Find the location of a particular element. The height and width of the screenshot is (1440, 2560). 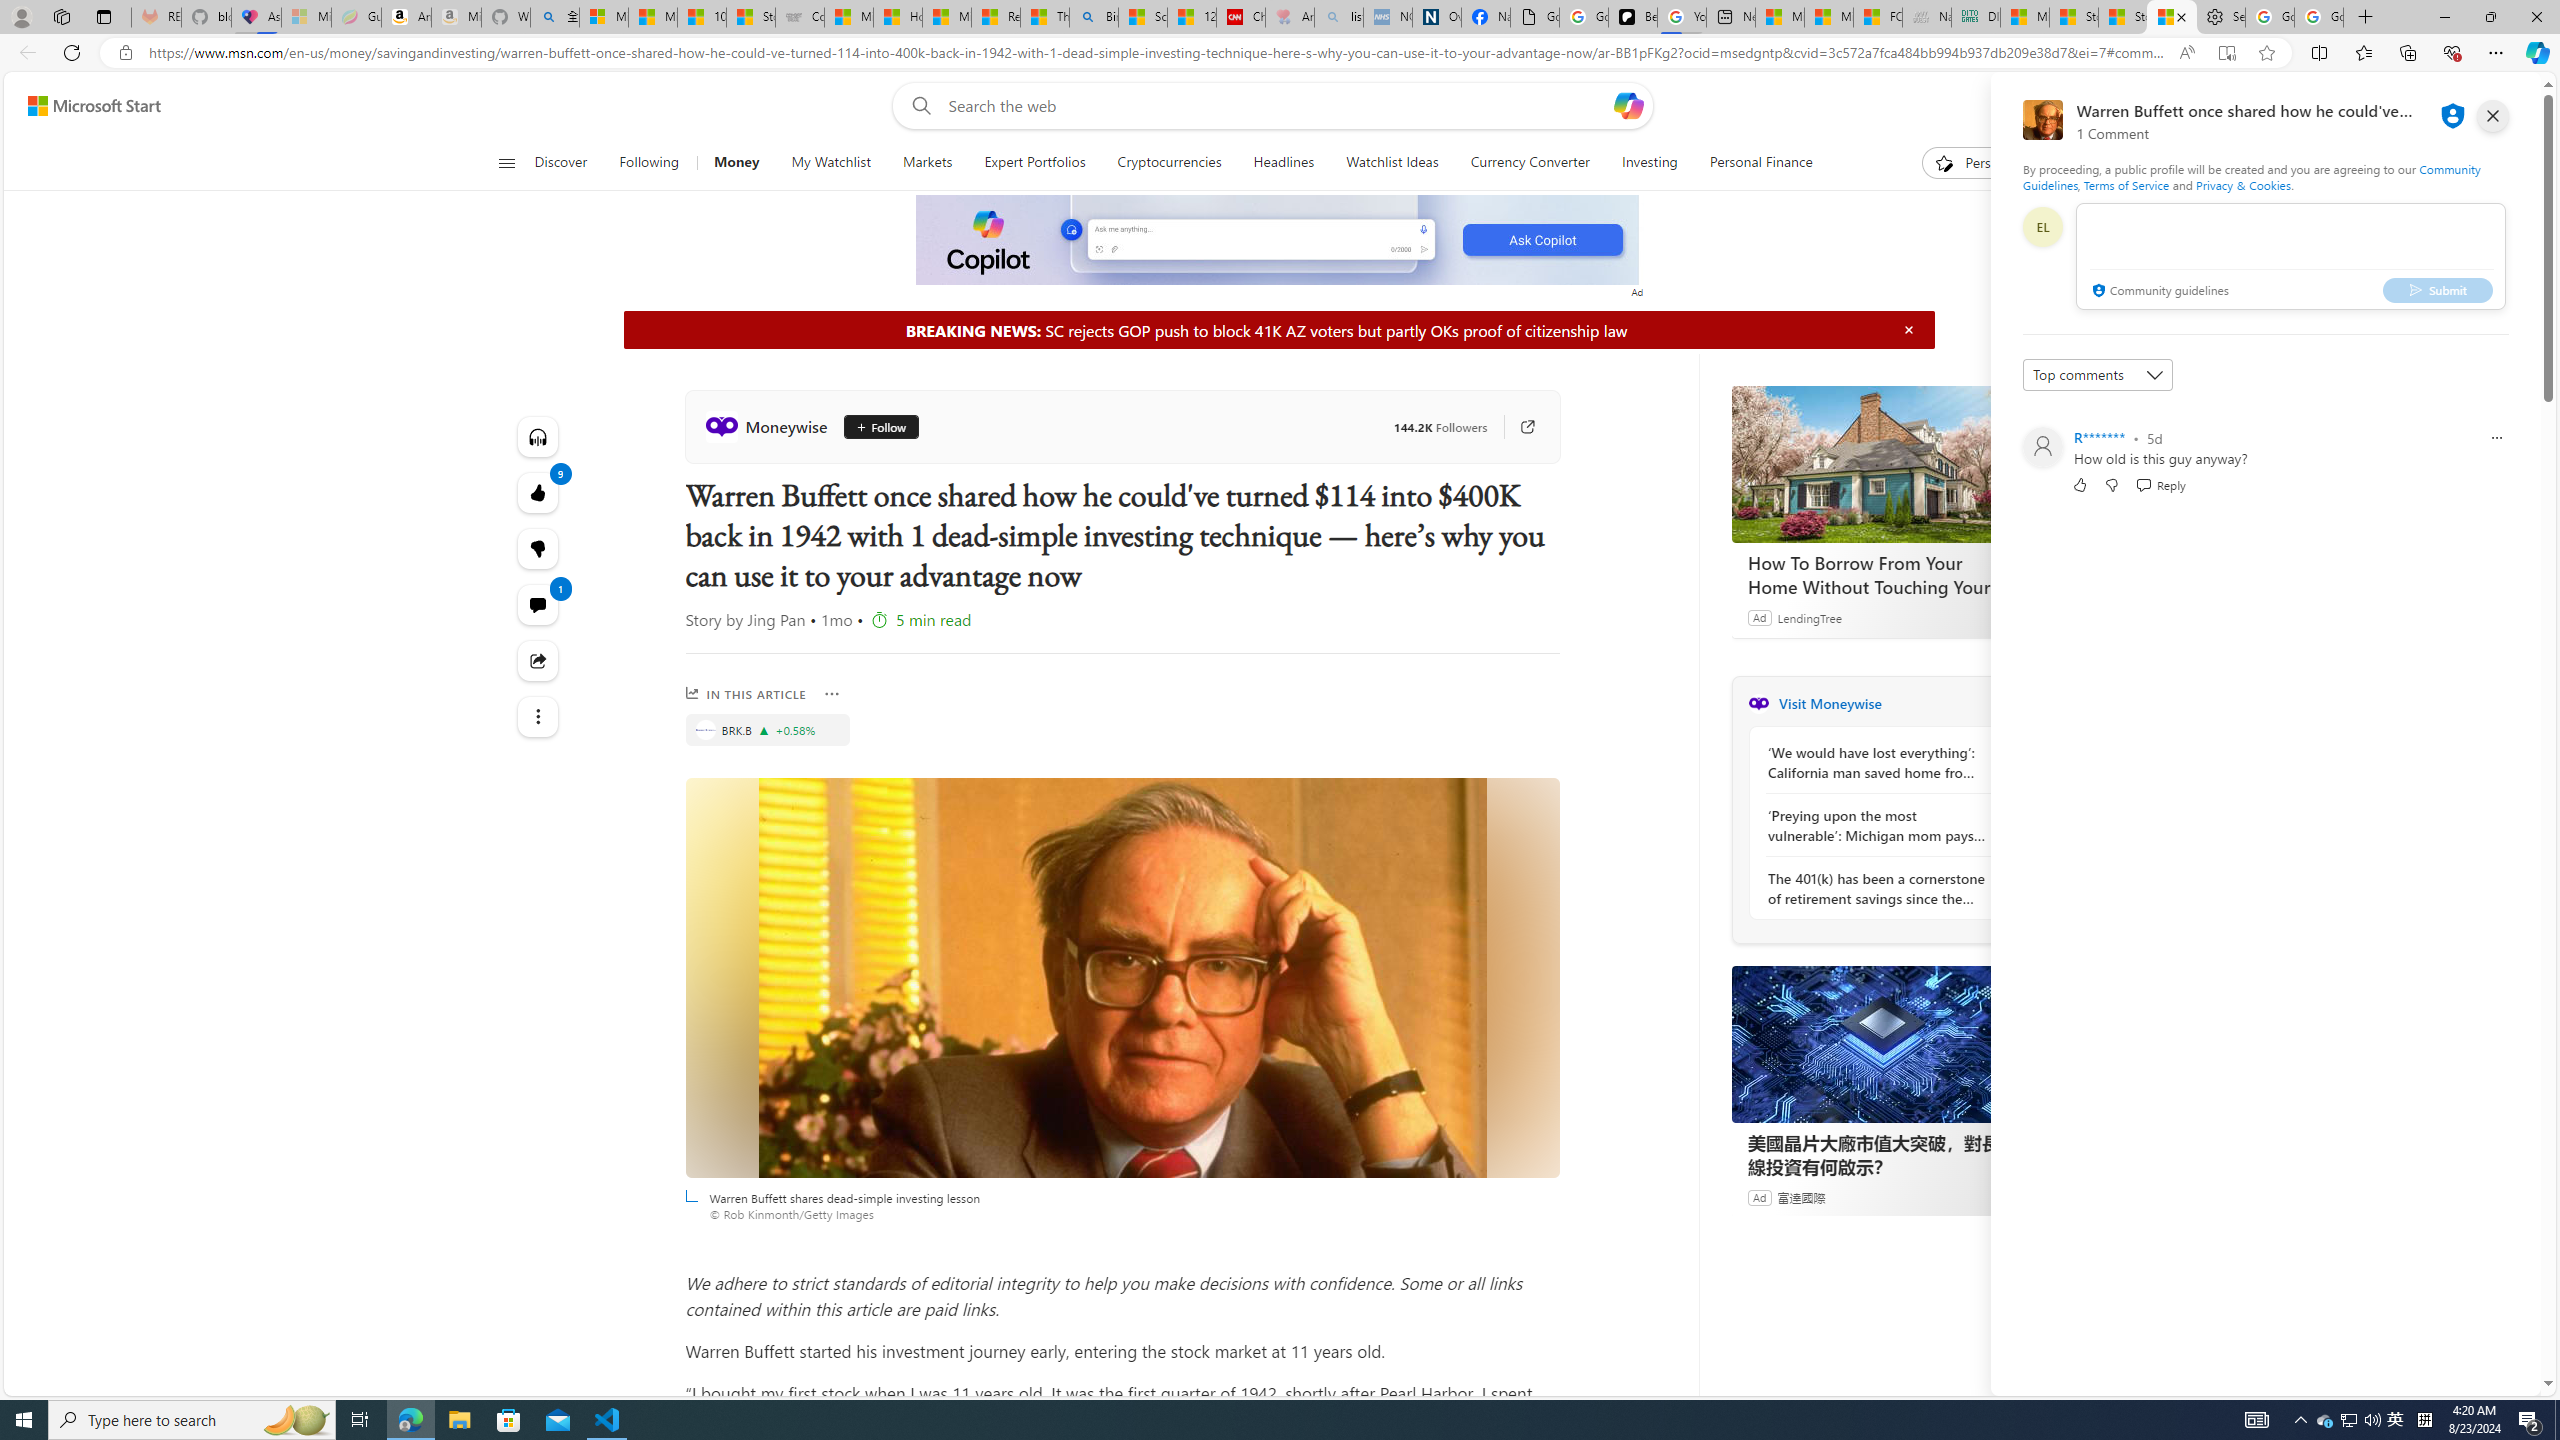

'Navy Quest' is located at coordinates (1927, 16).